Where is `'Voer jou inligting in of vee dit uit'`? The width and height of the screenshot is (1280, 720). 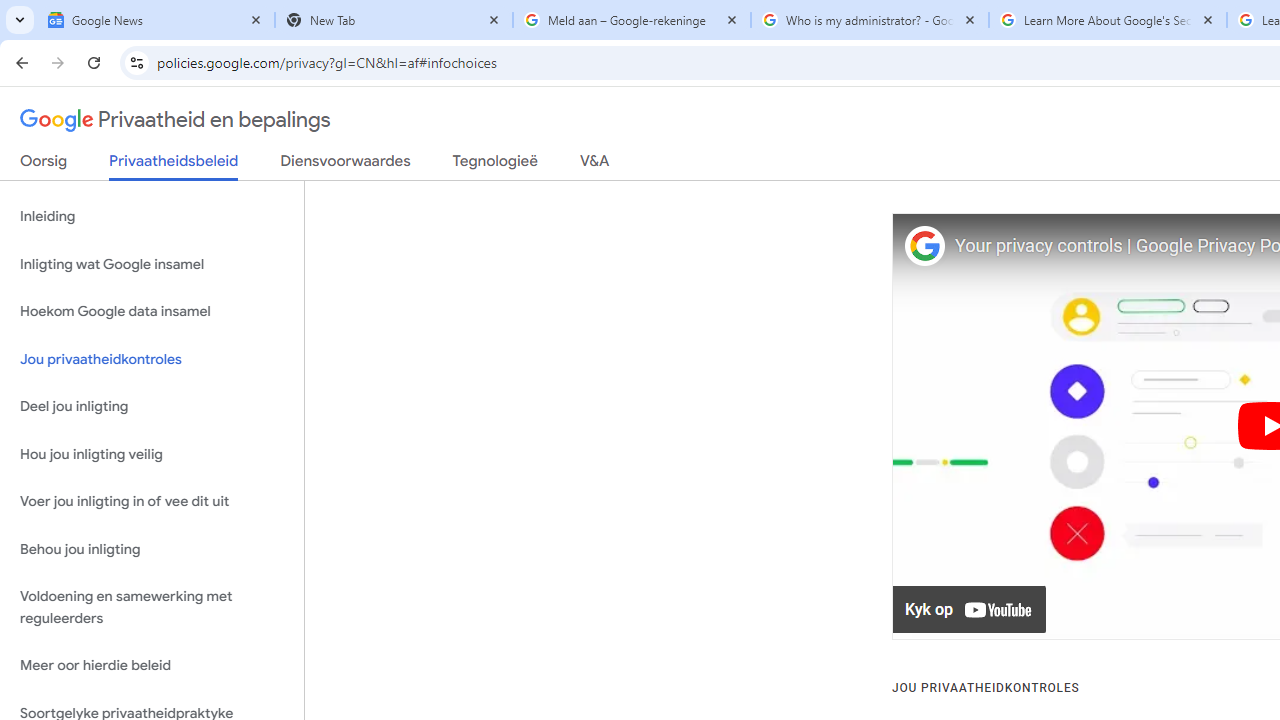 'Voer jou inligting in of vee dit uit' is located at coordinates (151, 501).